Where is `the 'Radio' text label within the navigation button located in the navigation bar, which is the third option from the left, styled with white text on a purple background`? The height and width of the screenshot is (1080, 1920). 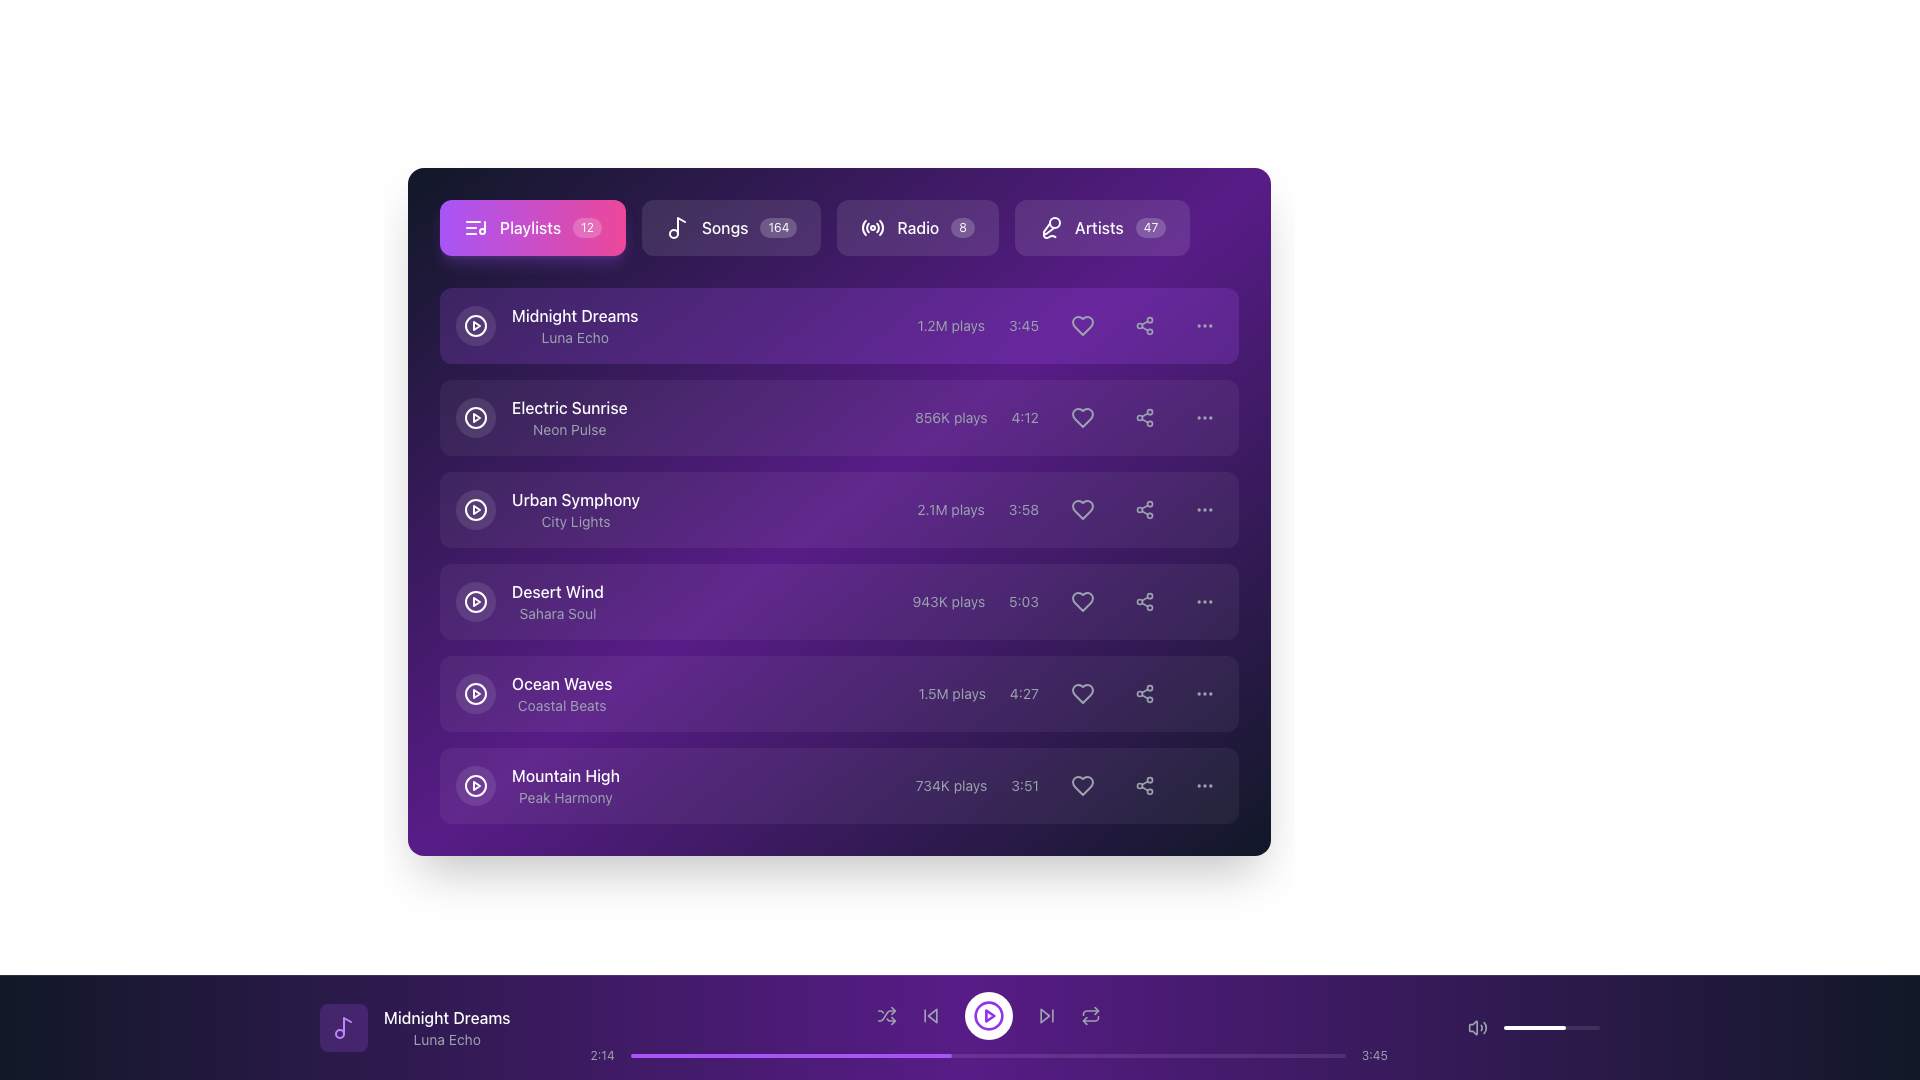 the 'Radio' text label within the navigation button located in the navigation bar, which is the third option from the left, styled with white text on a purple background is located at coordinates (917, 226).